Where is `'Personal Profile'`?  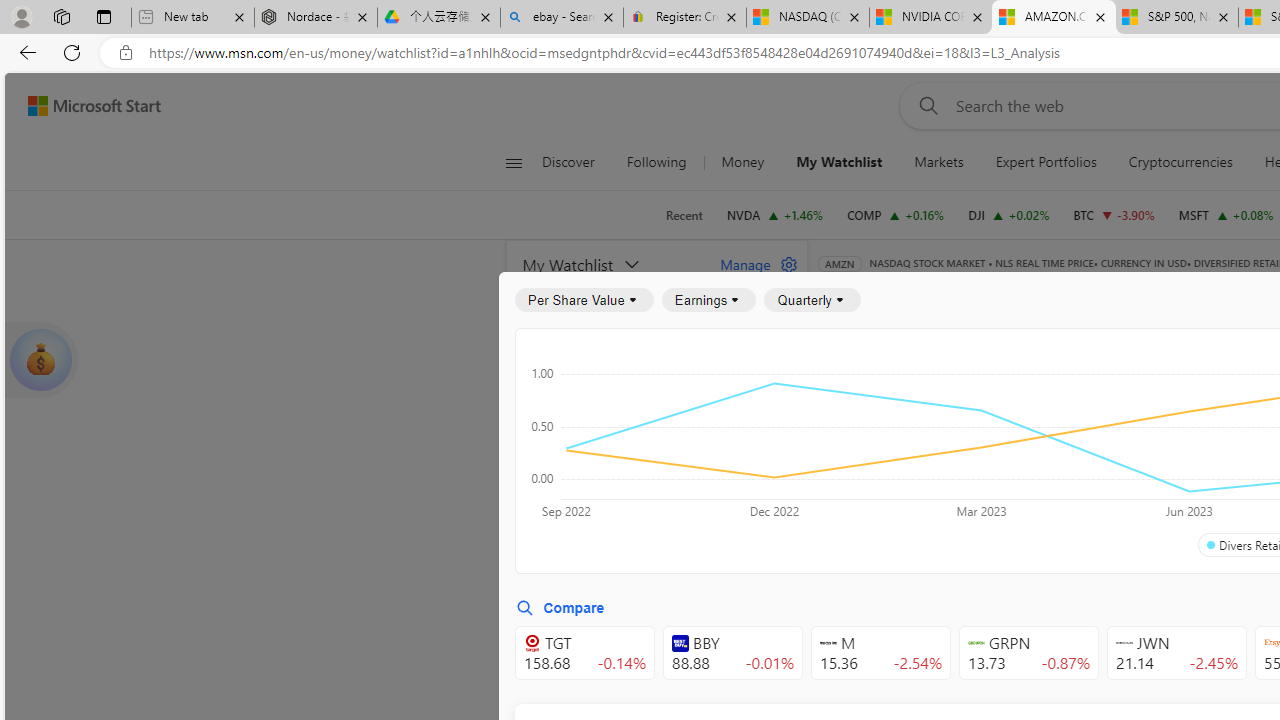
'Personal Profile' is located at coordinates (21, 16).